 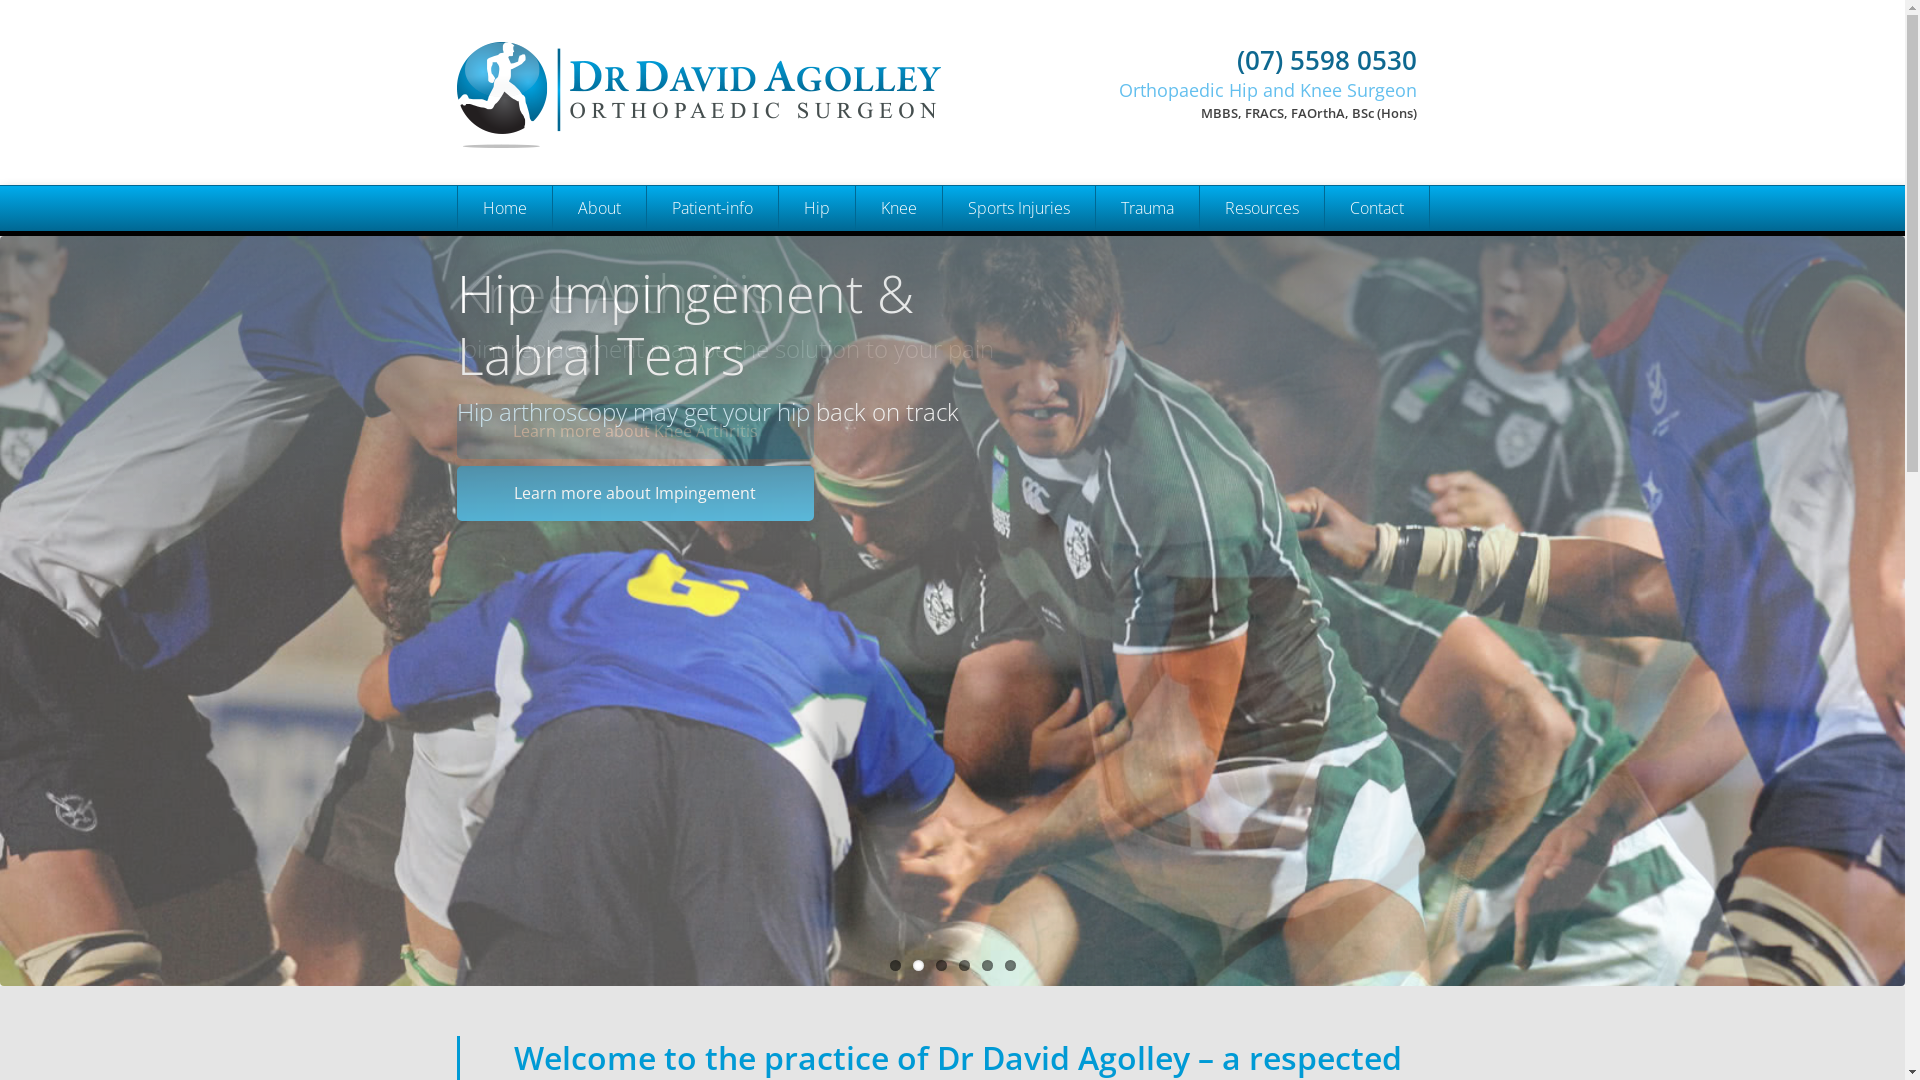 What do you see at coordinates (1018, 252) in the screenshot?
I see `'Acute Hip and Knee Sports Injury Clinic'` at bounding box center [1018, 252].